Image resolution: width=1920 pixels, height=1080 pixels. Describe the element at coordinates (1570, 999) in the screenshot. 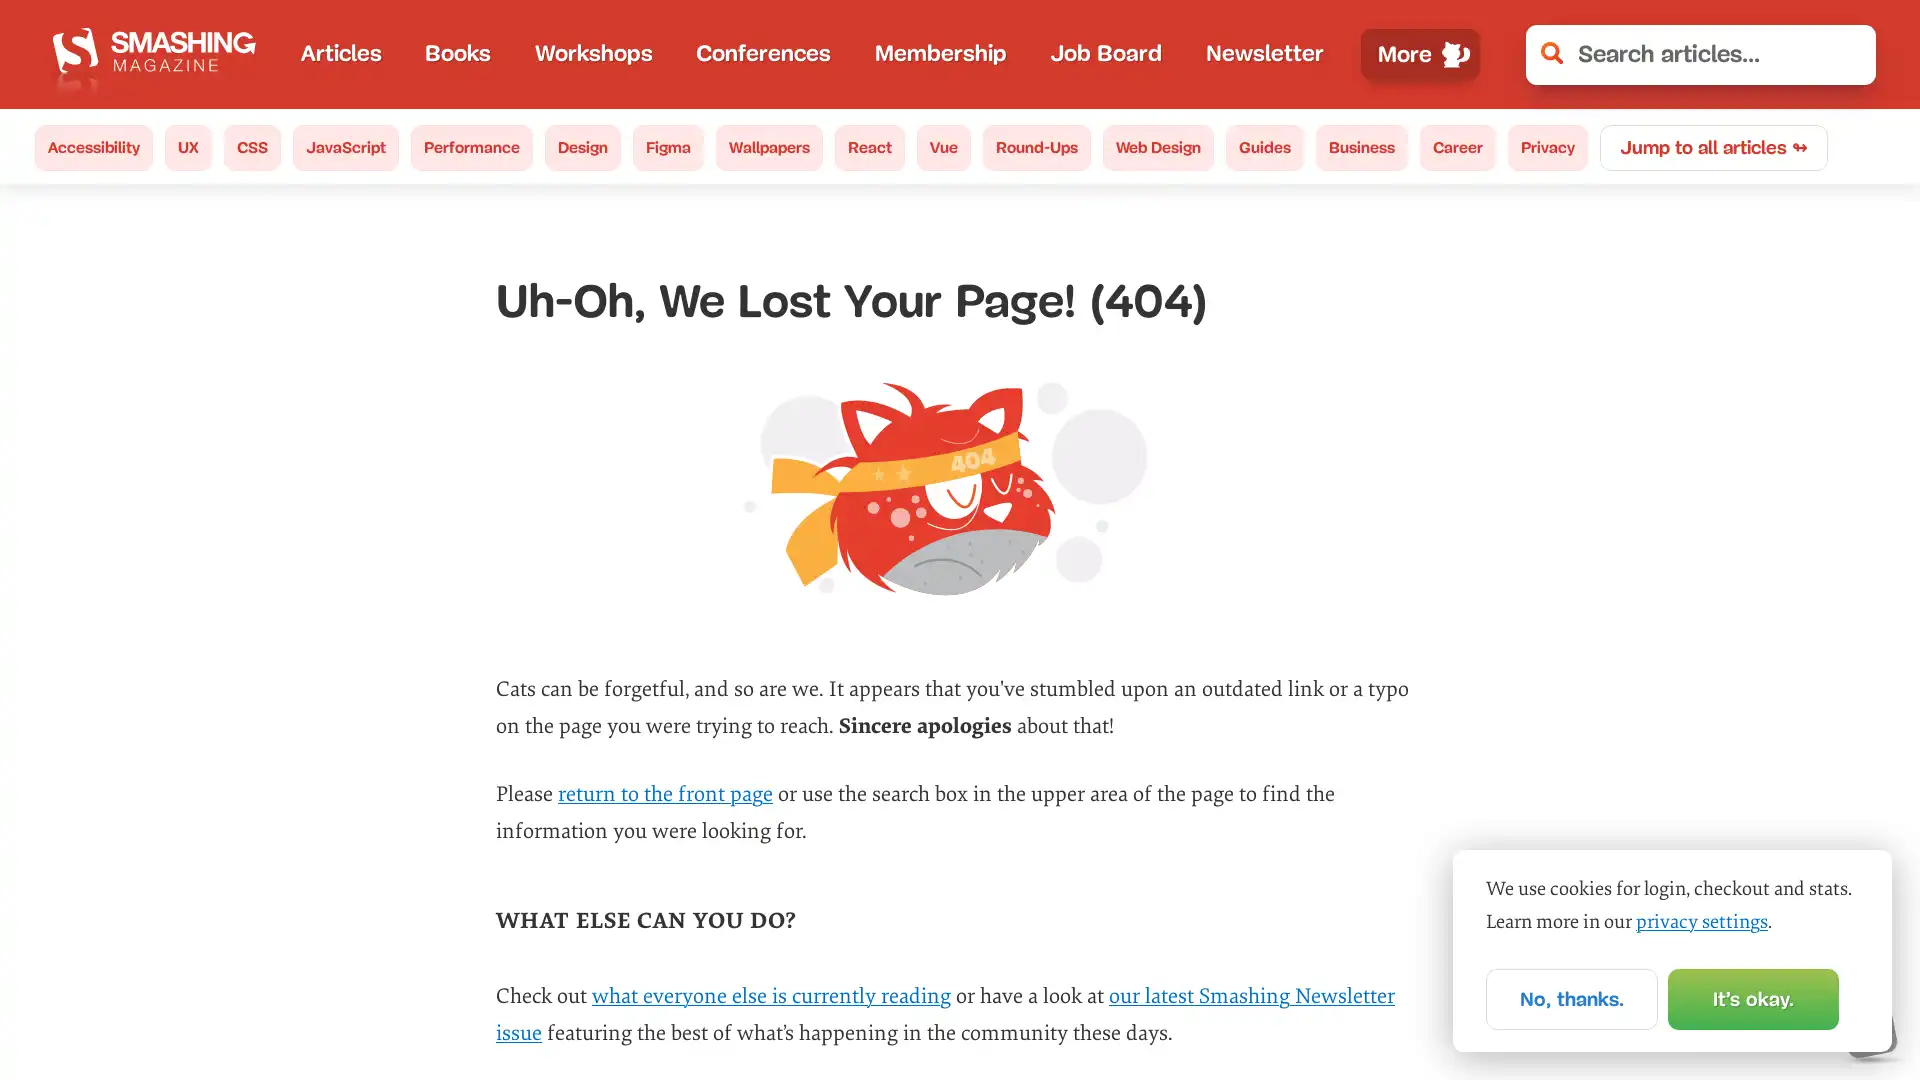

I see `No, thanks.` at that location.